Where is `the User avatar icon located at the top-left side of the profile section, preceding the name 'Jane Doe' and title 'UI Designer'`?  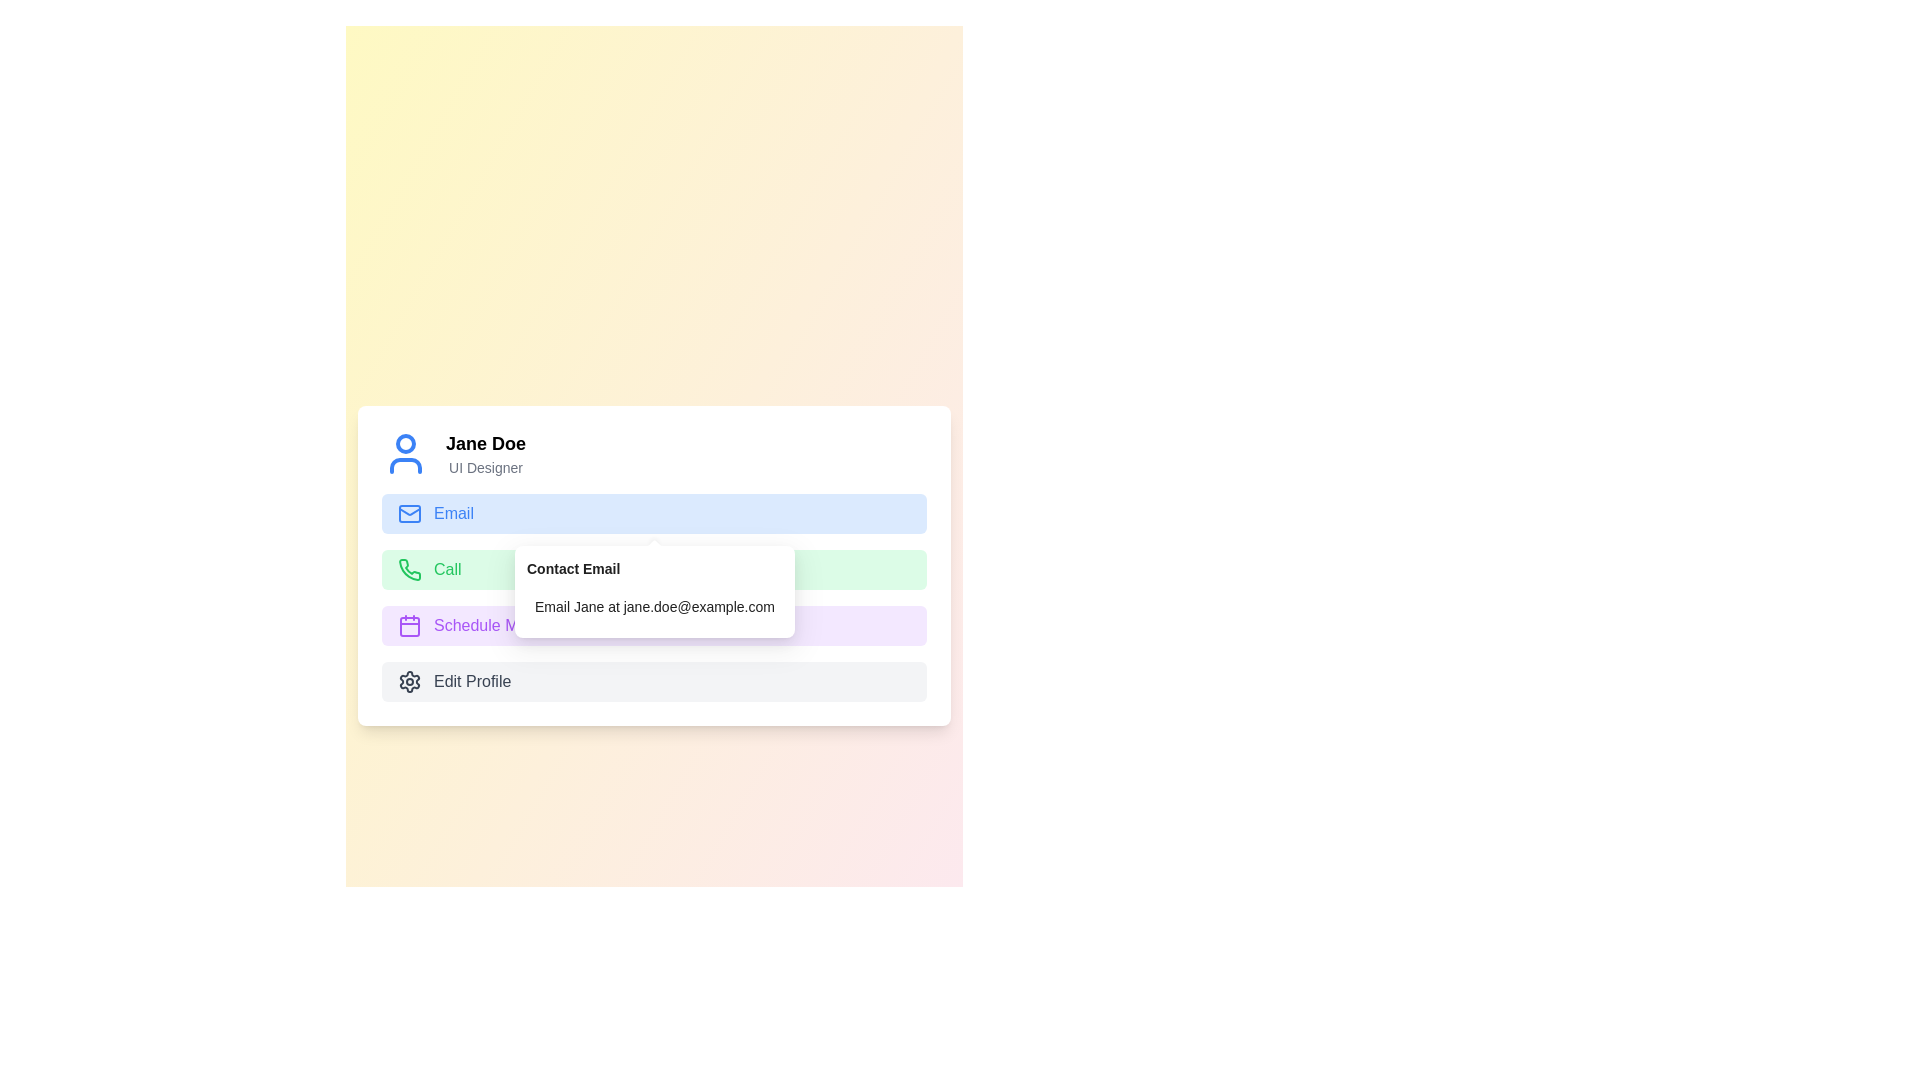 the User avatar icon located at the top-left side of the profile section, preceding the name 'Jane Doe' and title 'UI Designer' is located at coordinates (404, 454).